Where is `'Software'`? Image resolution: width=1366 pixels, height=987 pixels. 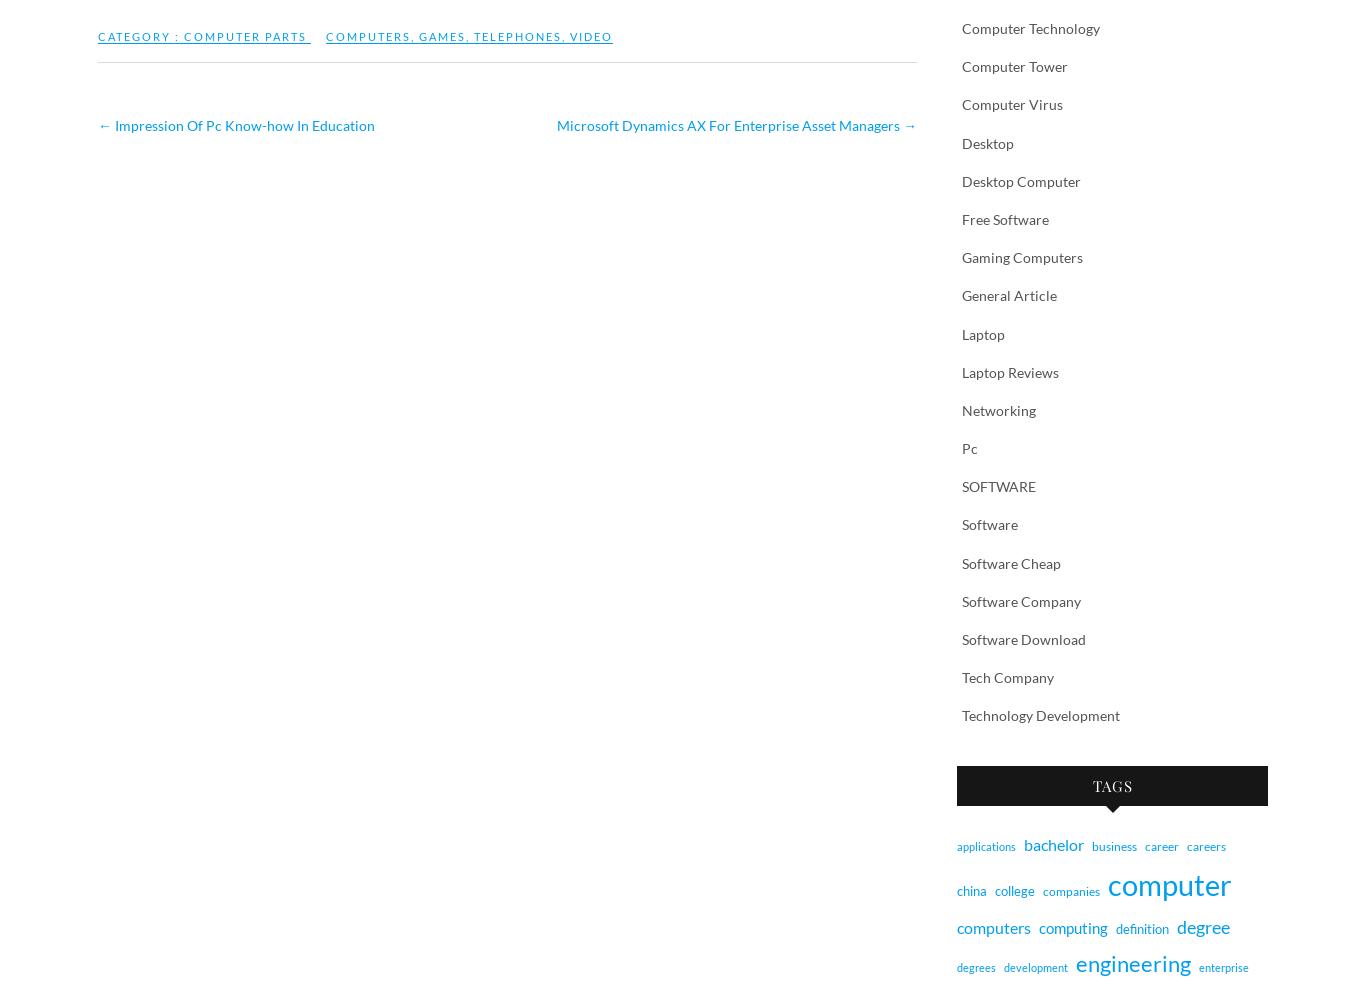 'Software' is located at coordinates (989, 524).